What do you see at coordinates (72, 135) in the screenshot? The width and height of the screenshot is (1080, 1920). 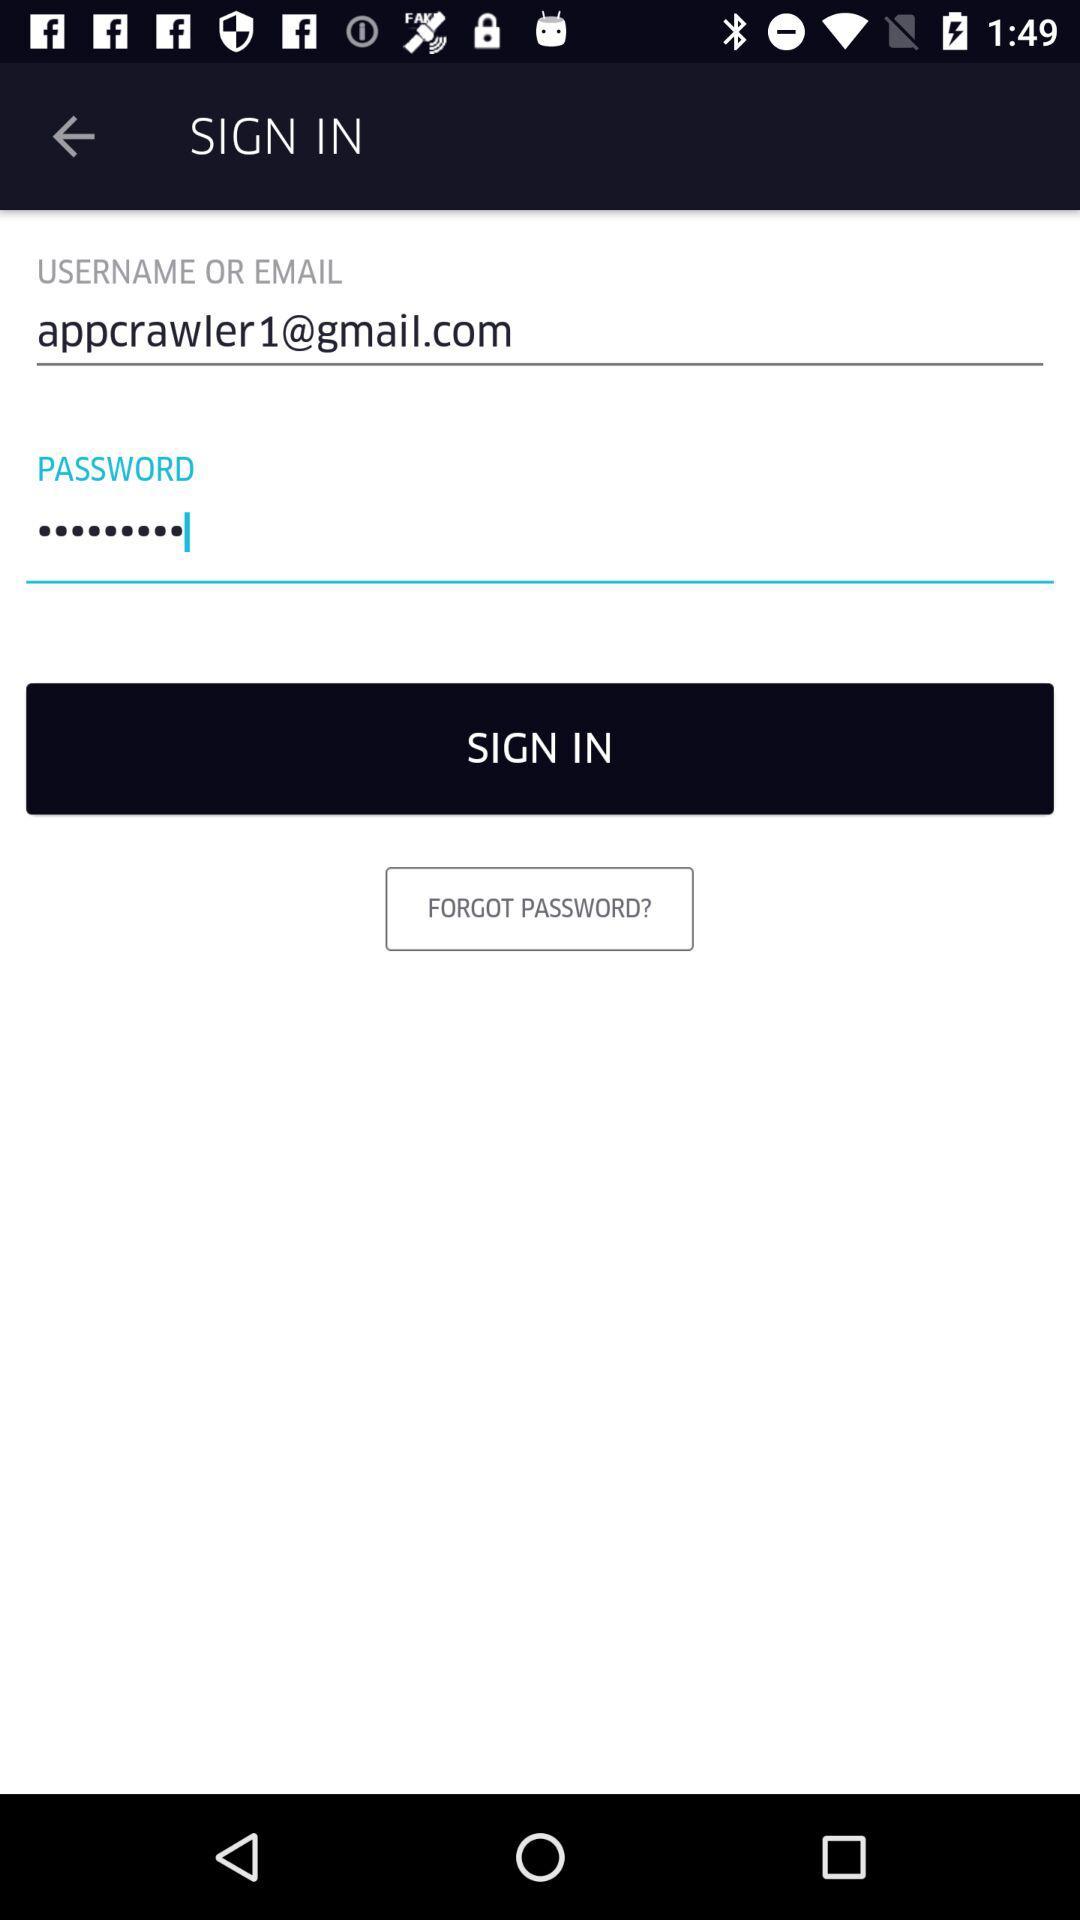 I see `item next to the sign in item` at bounding box center [72, 135].